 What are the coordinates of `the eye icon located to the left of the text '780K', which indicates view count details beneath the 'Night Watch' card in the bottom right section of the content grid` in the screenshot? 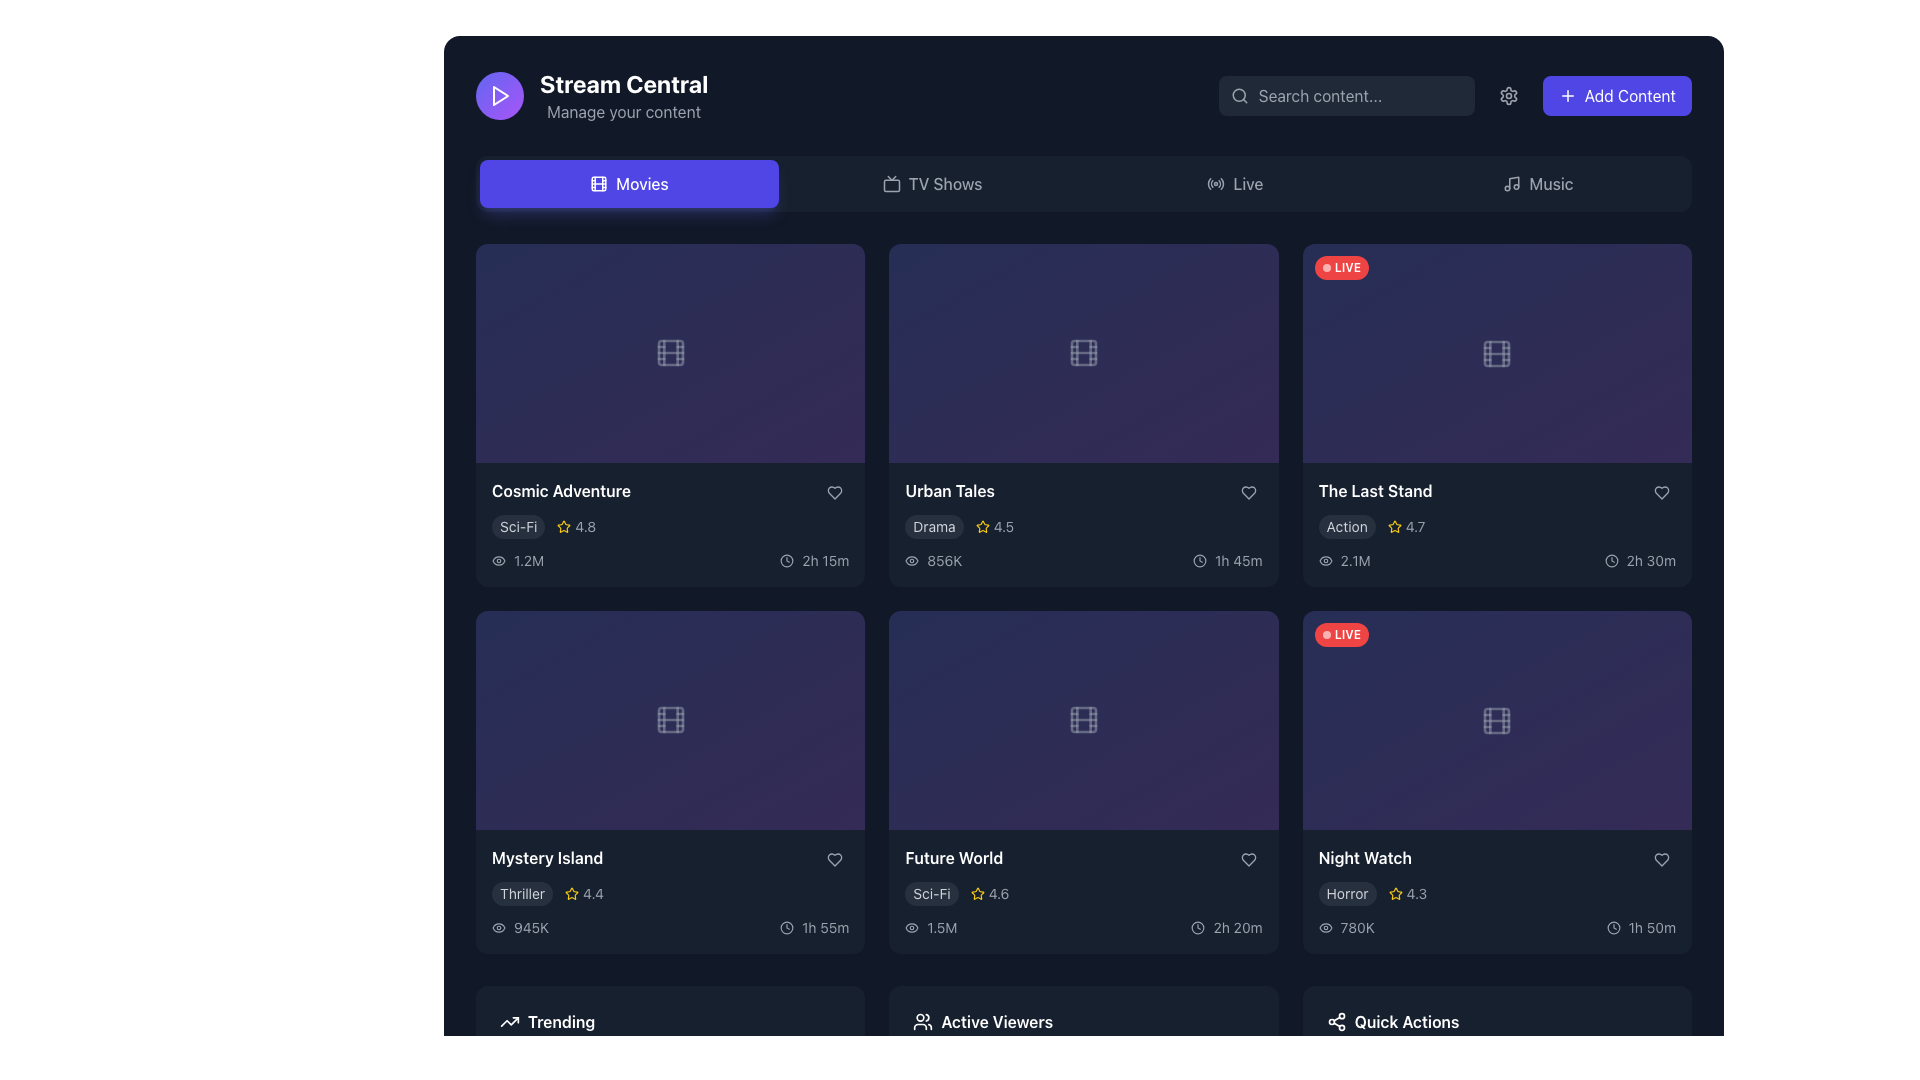 It's located at (1325, 928).